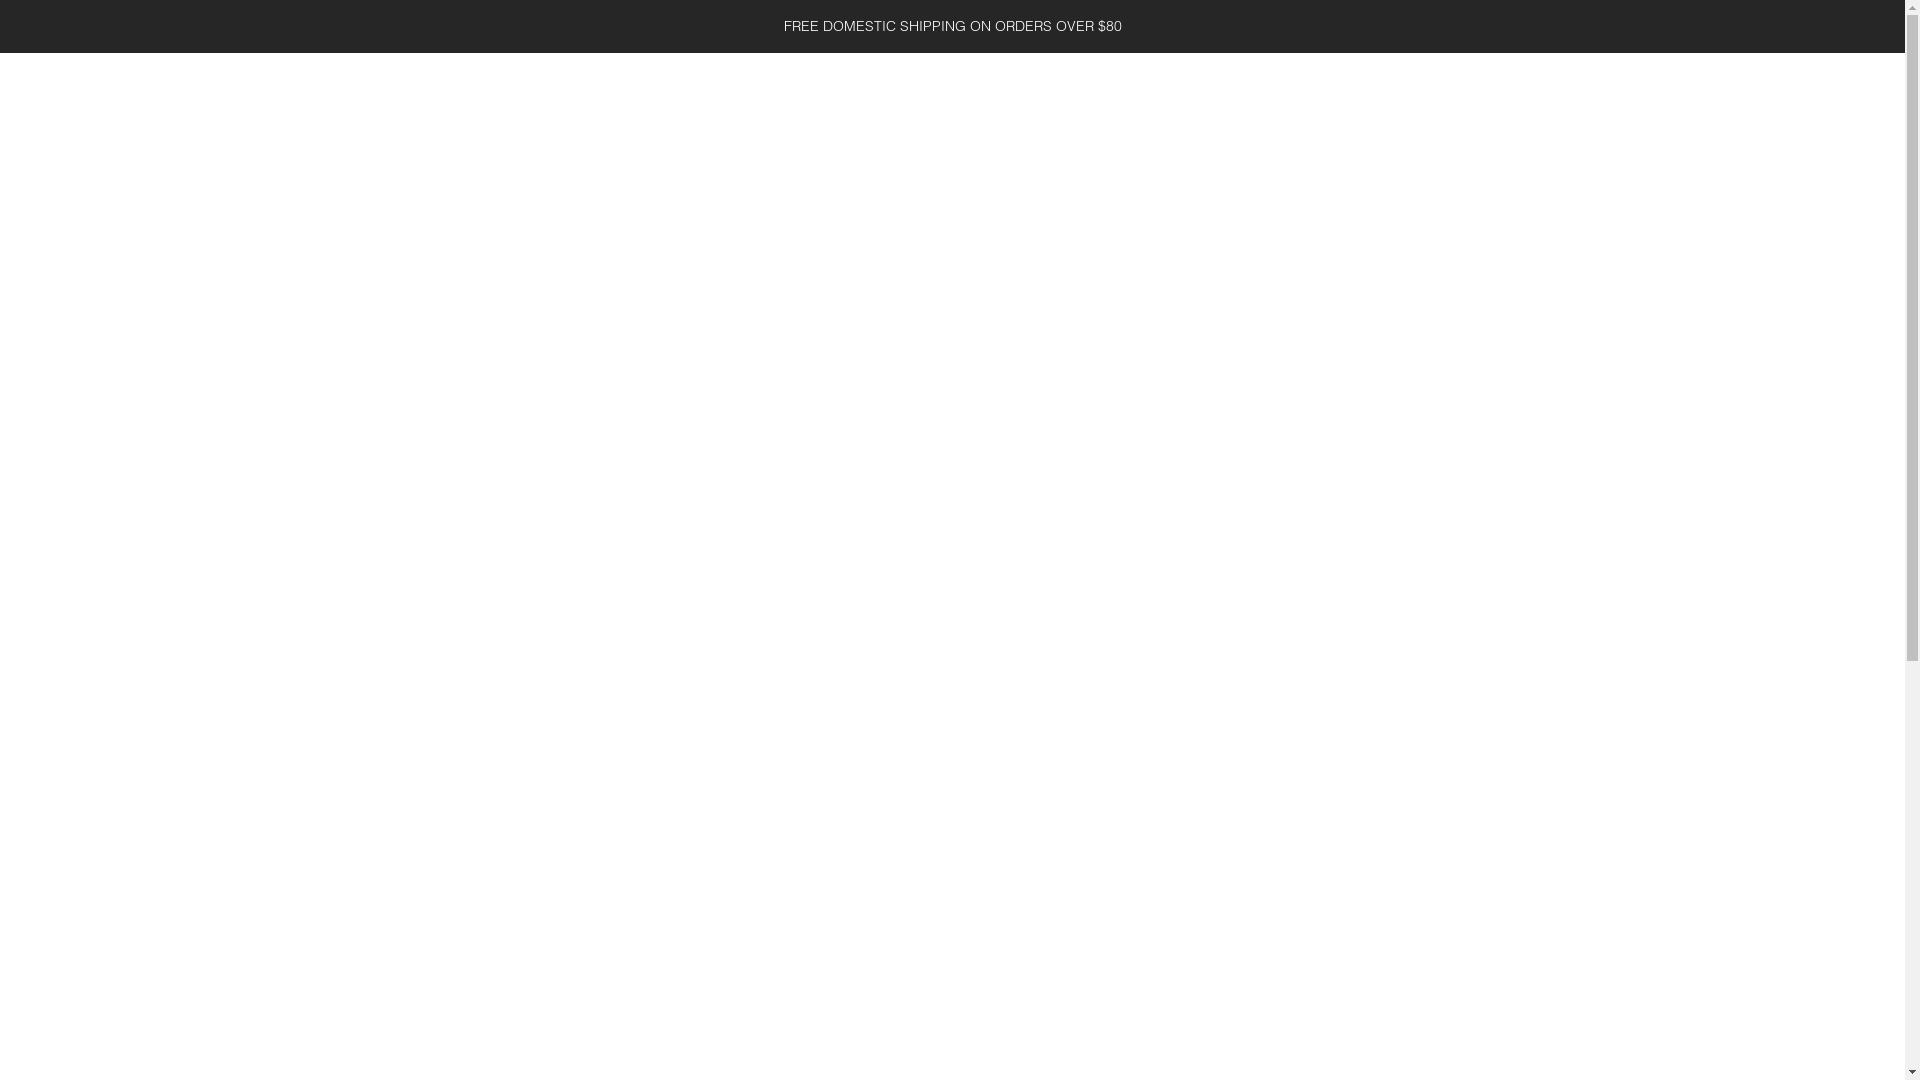 Image resolution: width=1920 pixels, height=1080 pixels. I want to click on 'FREE DOMESTIC SHIPPING ON ORDERS OVER $80', so click(951, 26).